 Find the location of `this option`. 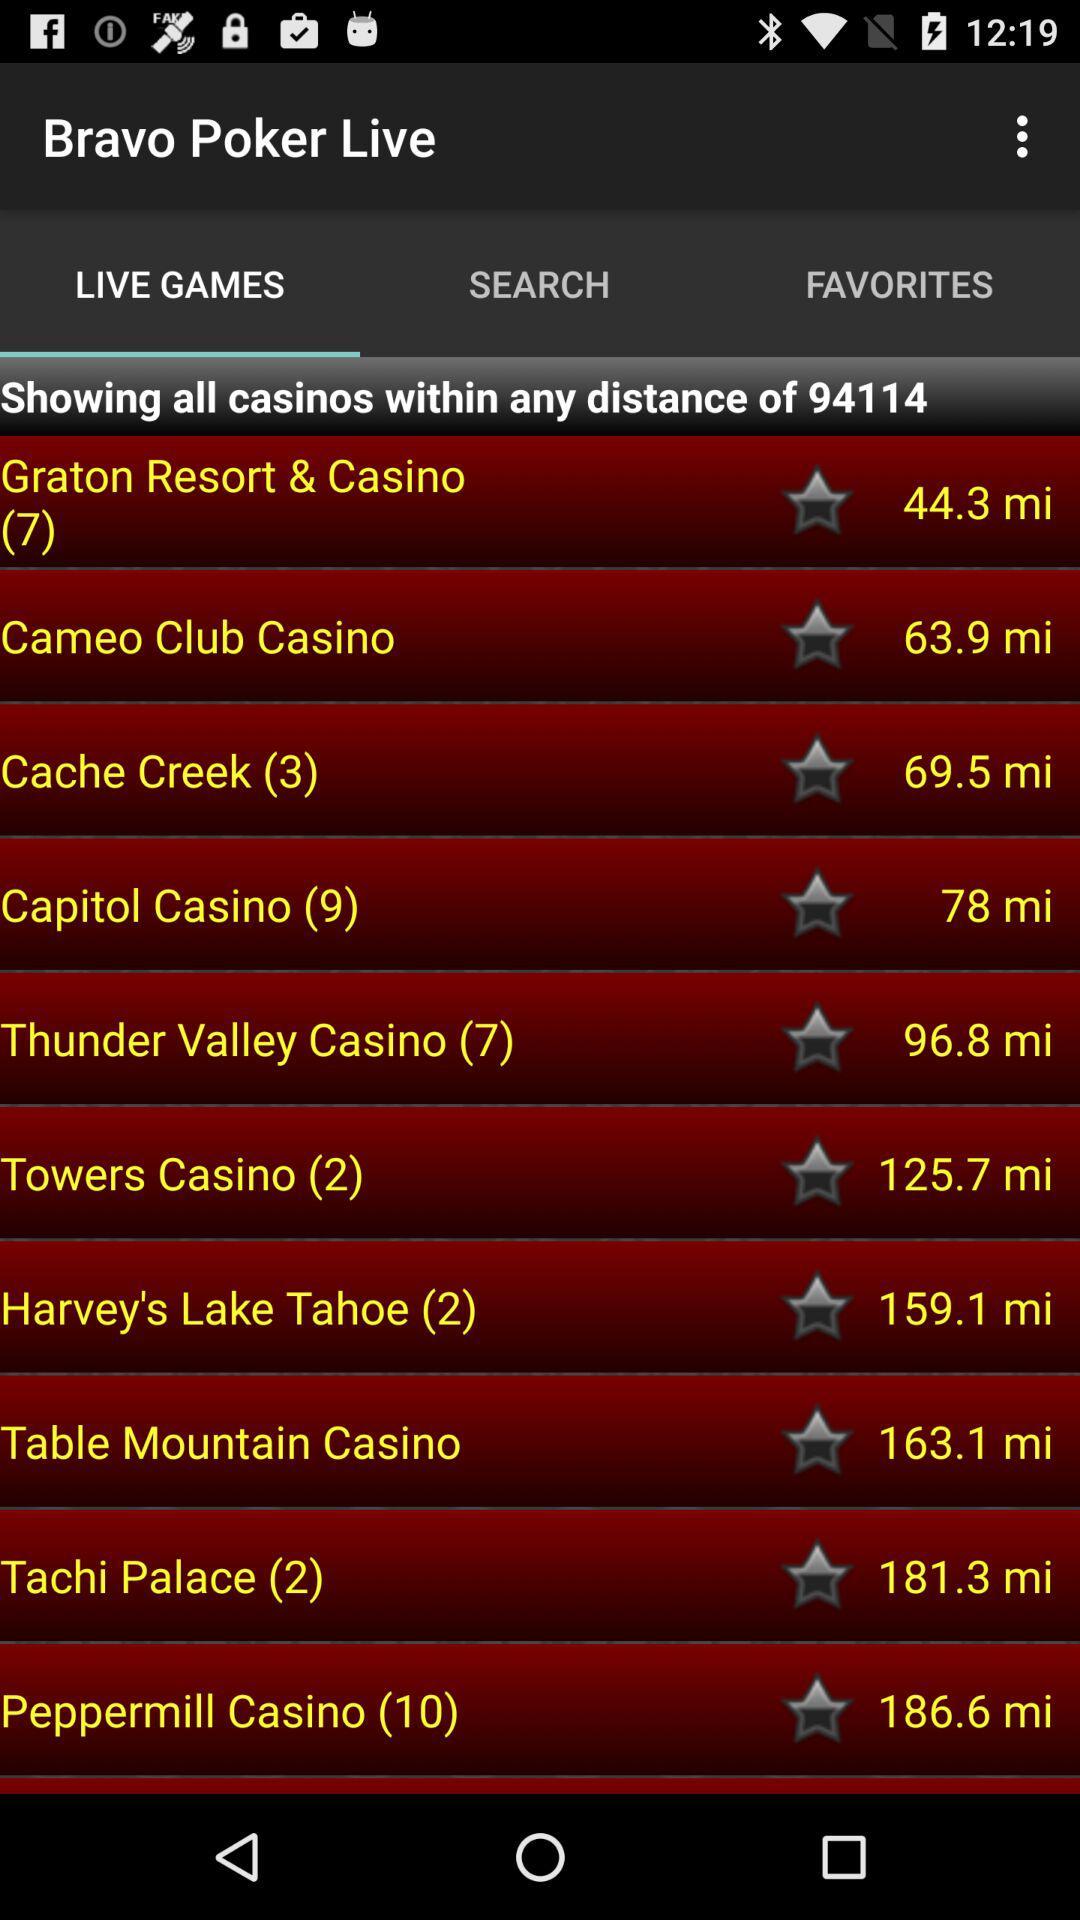

this option is located at coordinates (817, 1306).